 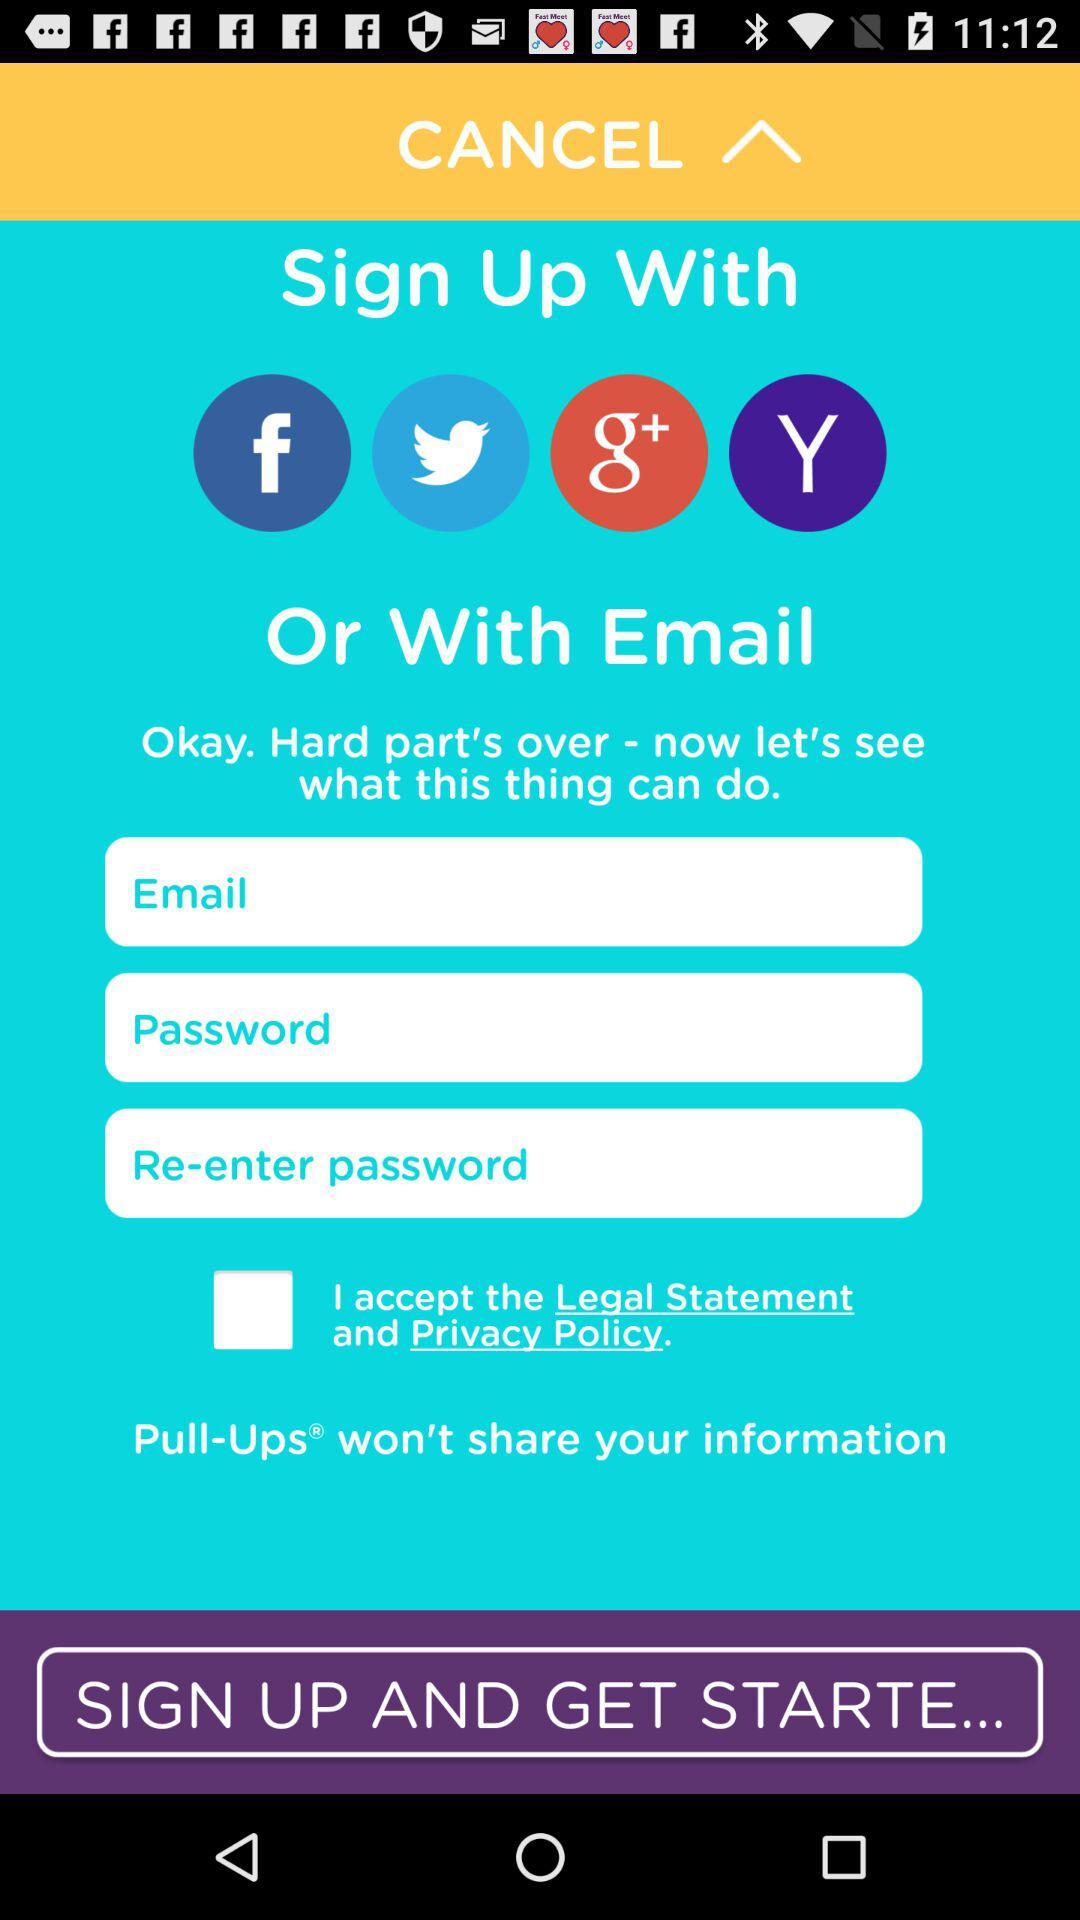 What do you see at coordinates (272, 451) in the screenshot?
I see `login with fb` at bounding box center [272, 451].